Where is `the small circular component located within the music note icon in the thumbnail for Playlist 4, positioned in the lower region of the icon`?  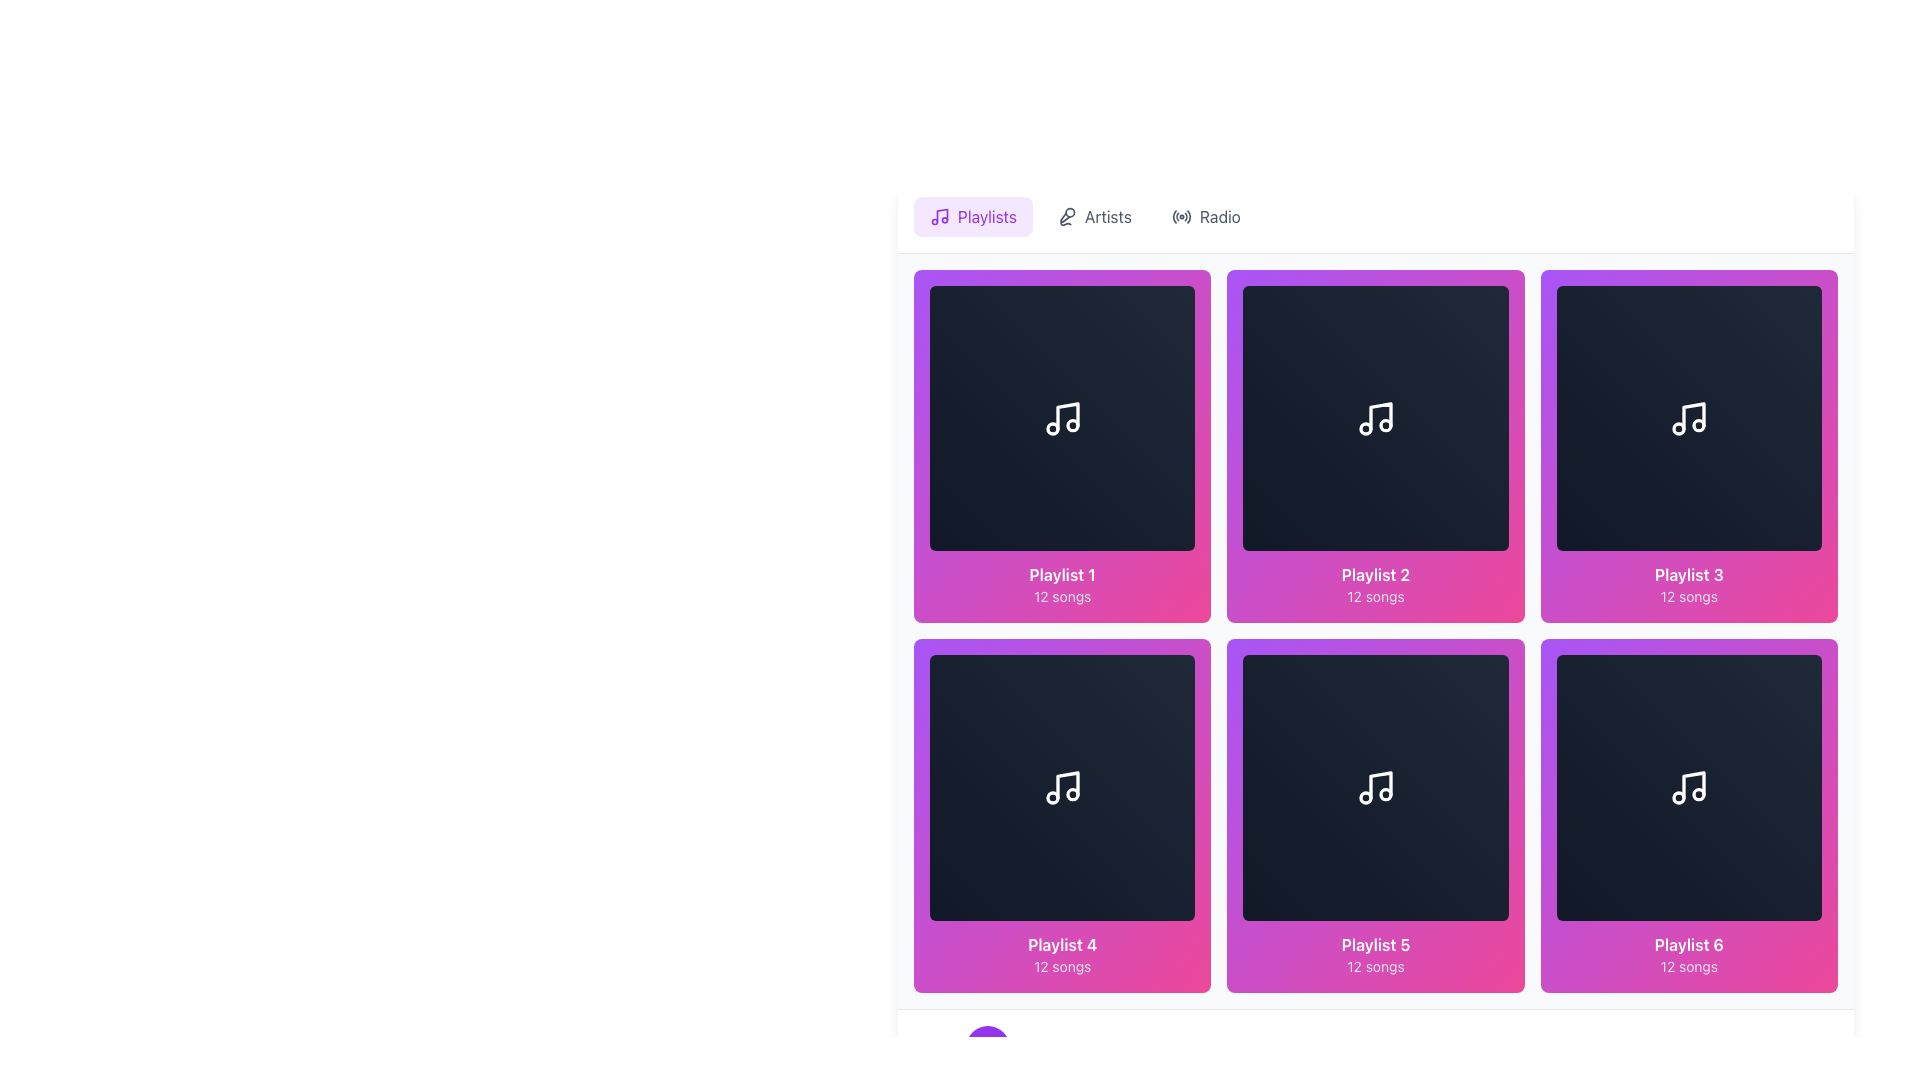
the small circular component located within the music note icon in the thumbnail for Playlist 4, positioned in the lower region of the icon is located at coordinates (1071, 793).